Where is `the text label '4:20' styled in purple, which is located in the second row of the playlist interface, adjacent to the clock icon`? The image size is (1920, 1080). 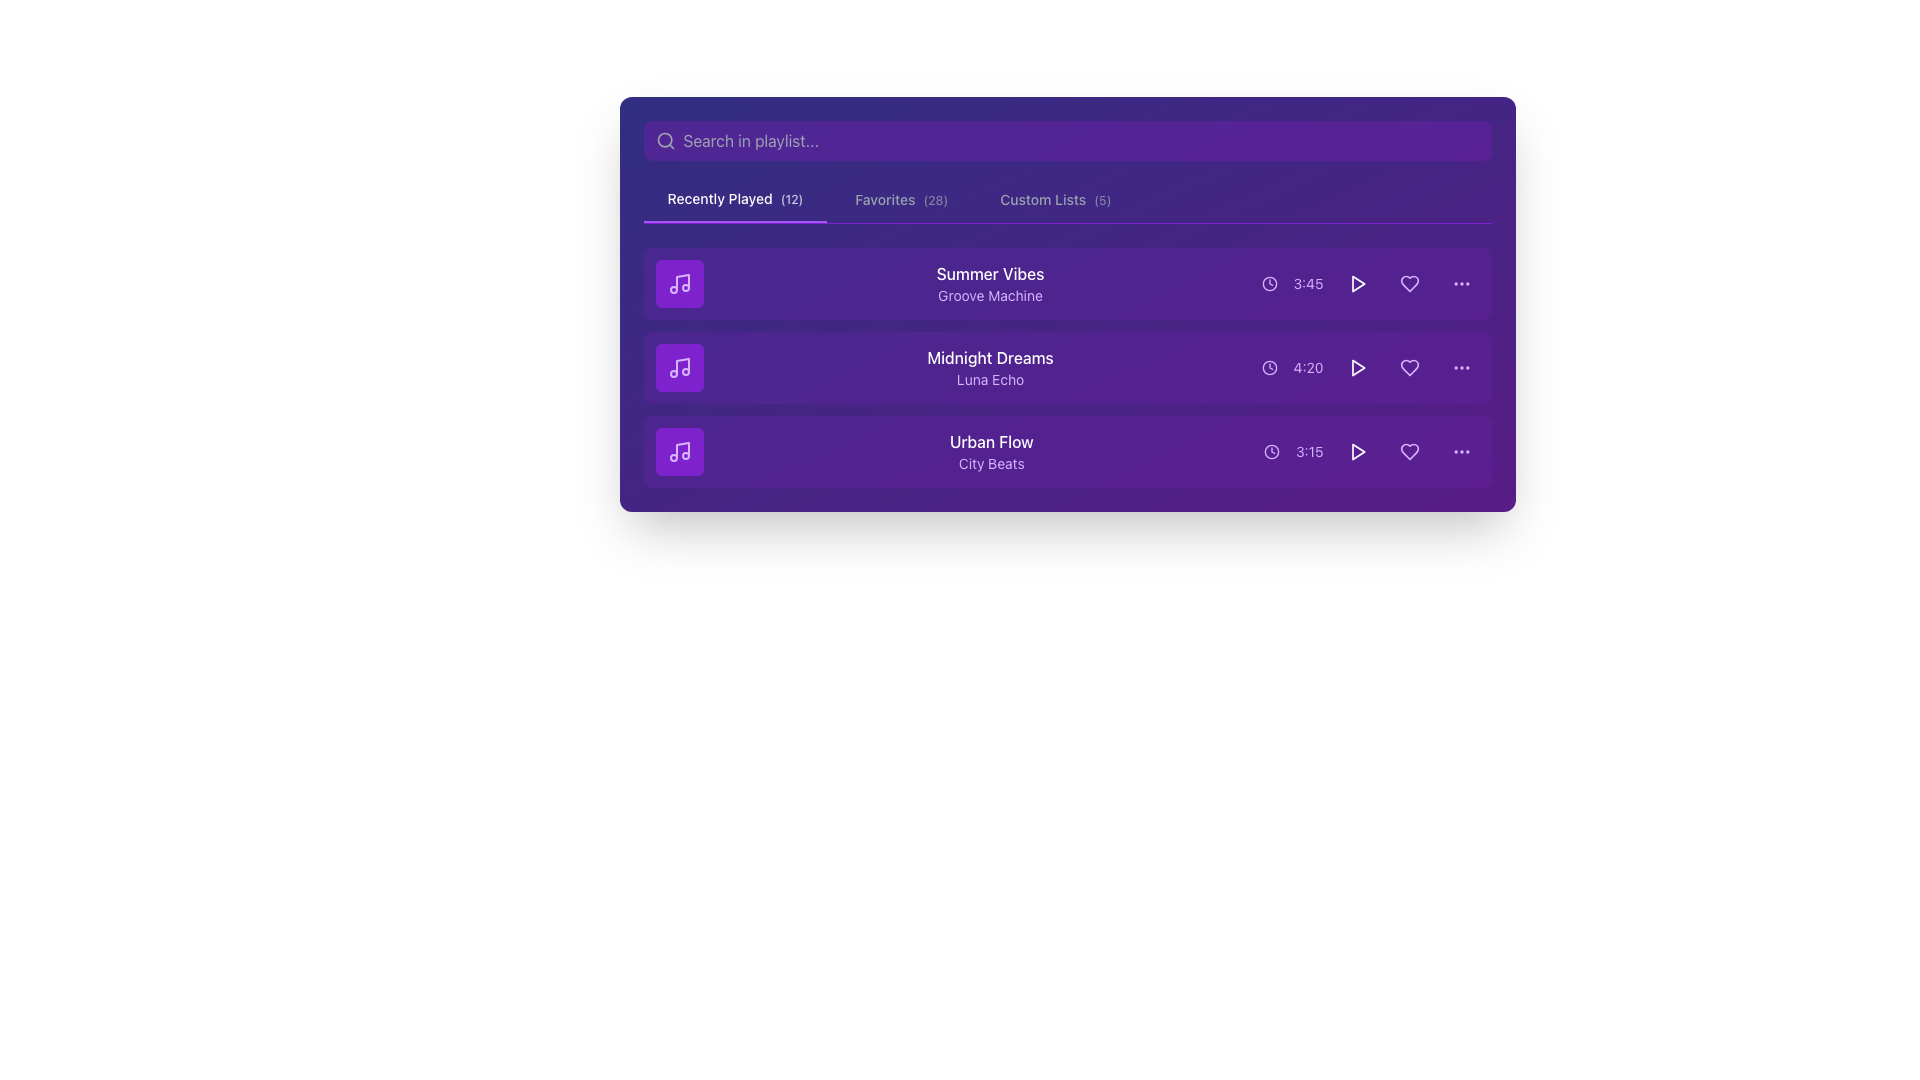 the text label '4:20' styled in purple, which is located in the second row of the playlist interface, adjacent to the clock icon is located at coordinates (1308, 367).